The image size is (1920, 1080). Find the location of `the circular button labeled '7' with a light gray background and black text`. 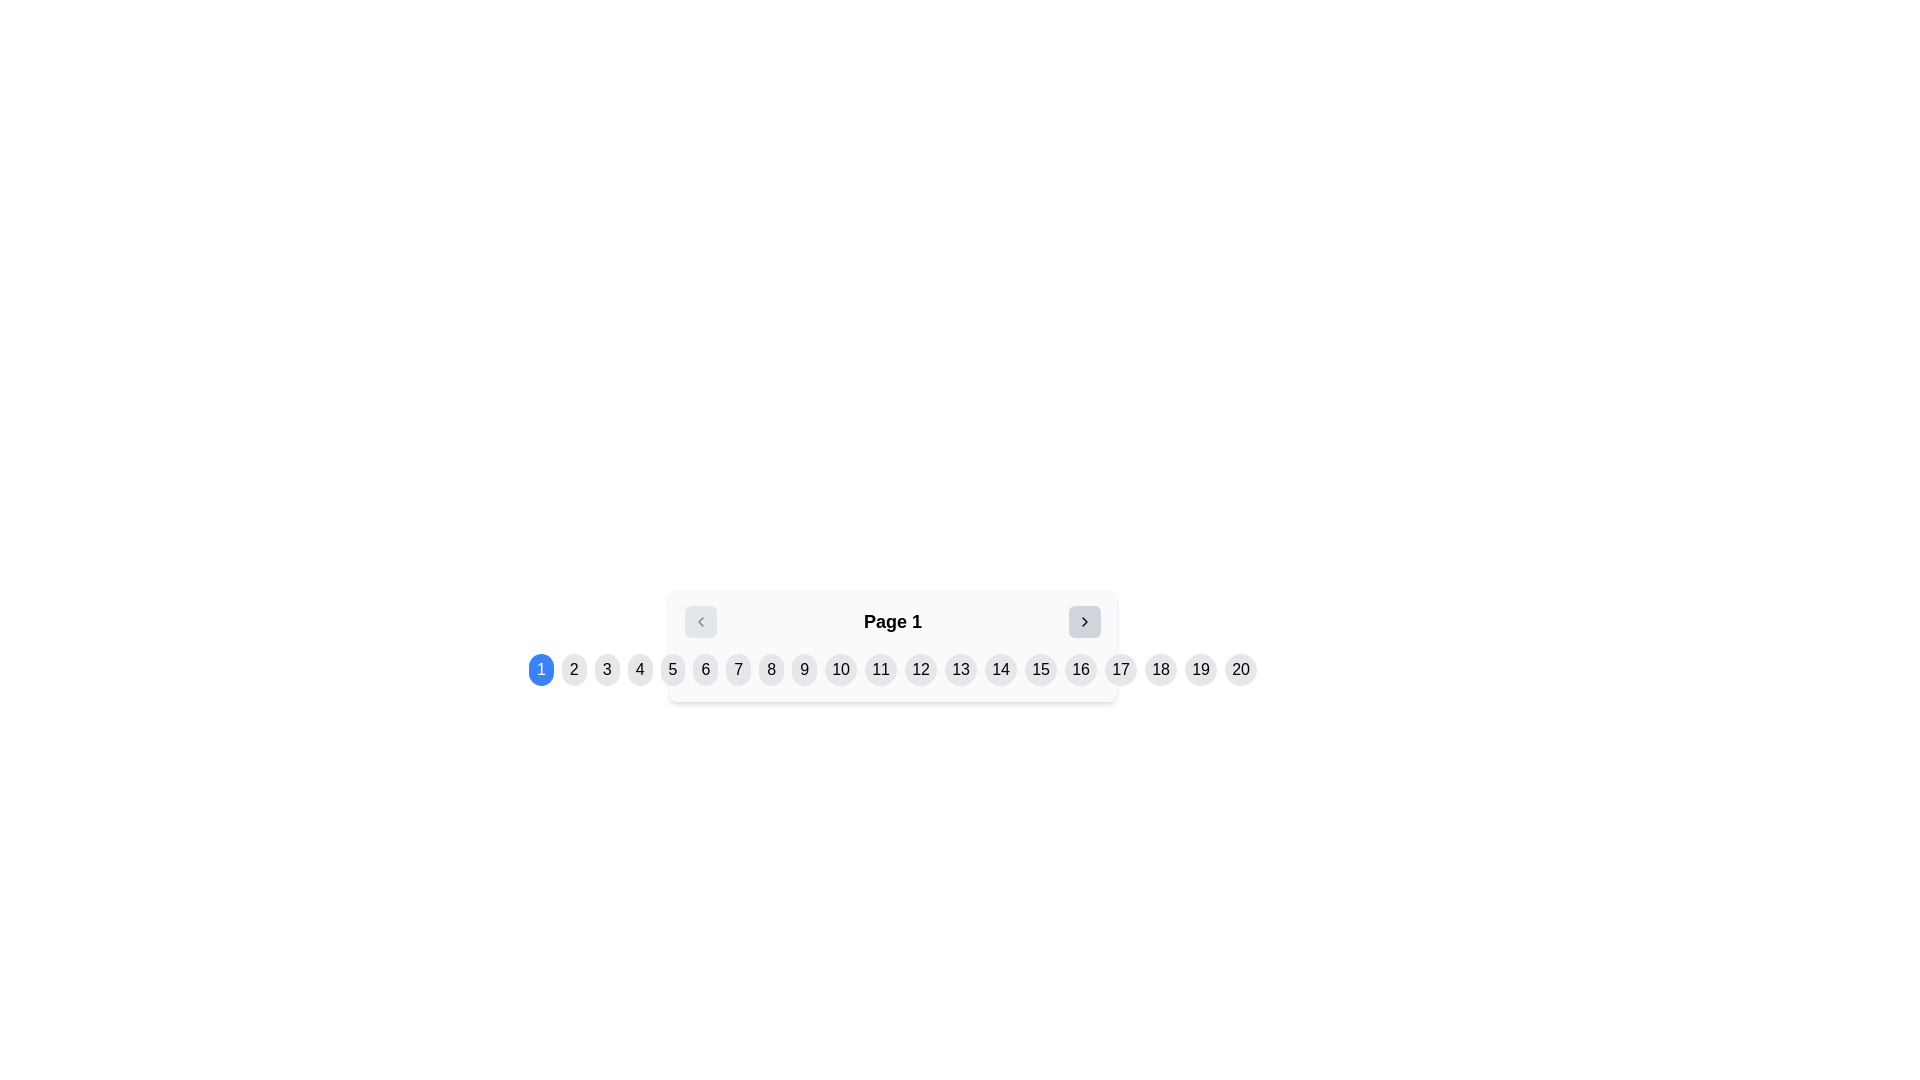

the circular button labeled '7' with a light gray background and black text is located at coordinates (737, 670).